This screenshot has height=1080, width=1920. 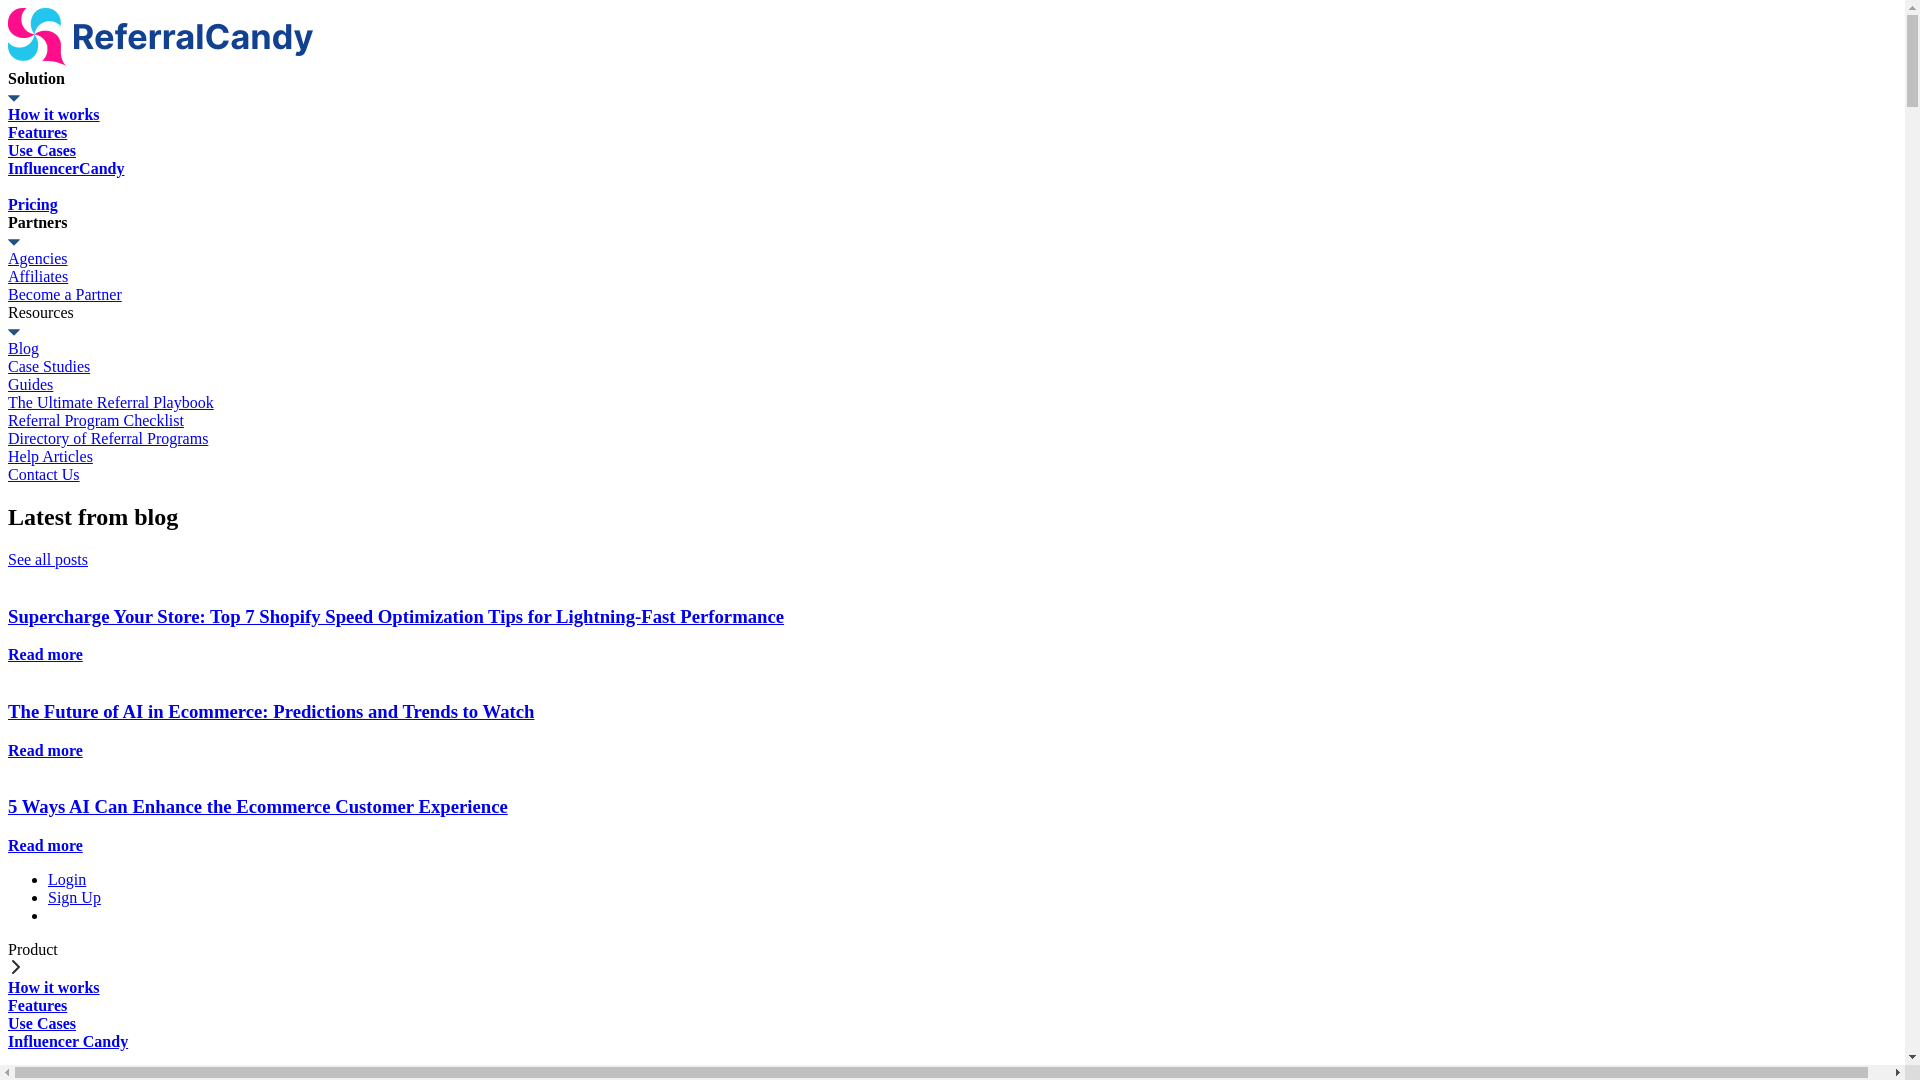 What do you see at coordinates (8, 294) in the screenshot?
I see `'Become a Partner'` at bounding box center [8, 294].